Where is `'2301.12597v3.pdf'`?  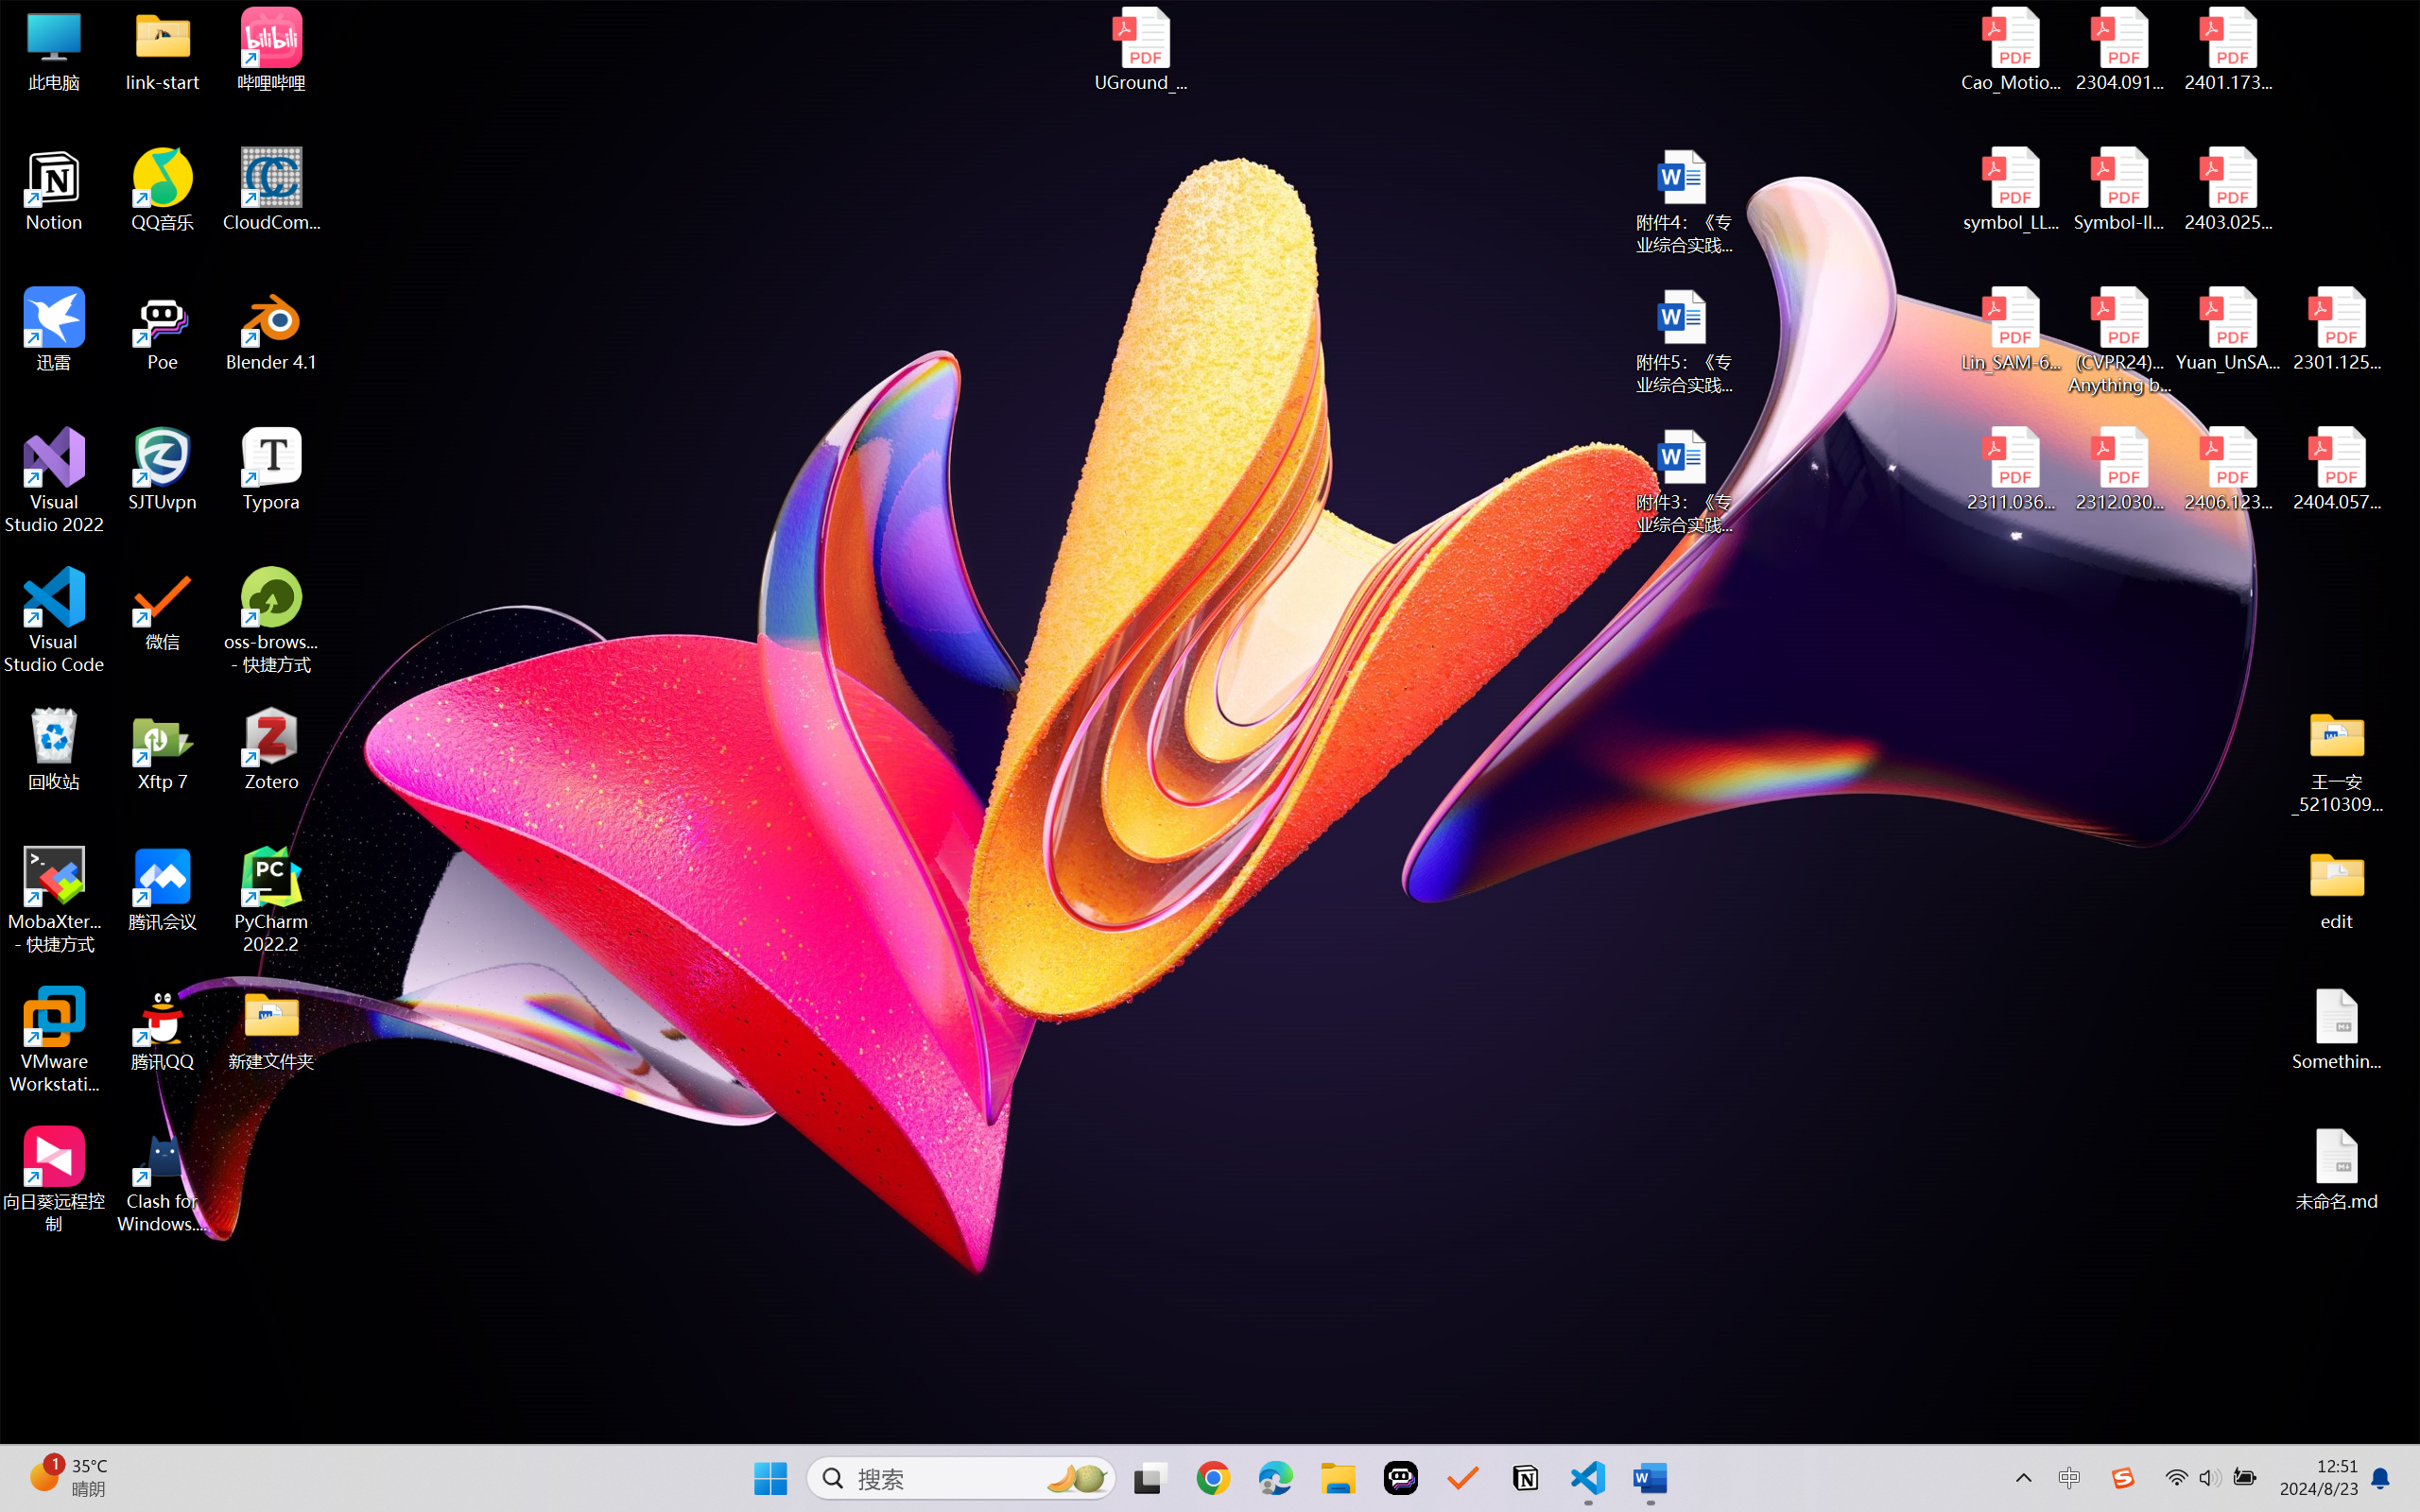
'2301.12597v3.pdf' is located at coordinates (2335, 328).